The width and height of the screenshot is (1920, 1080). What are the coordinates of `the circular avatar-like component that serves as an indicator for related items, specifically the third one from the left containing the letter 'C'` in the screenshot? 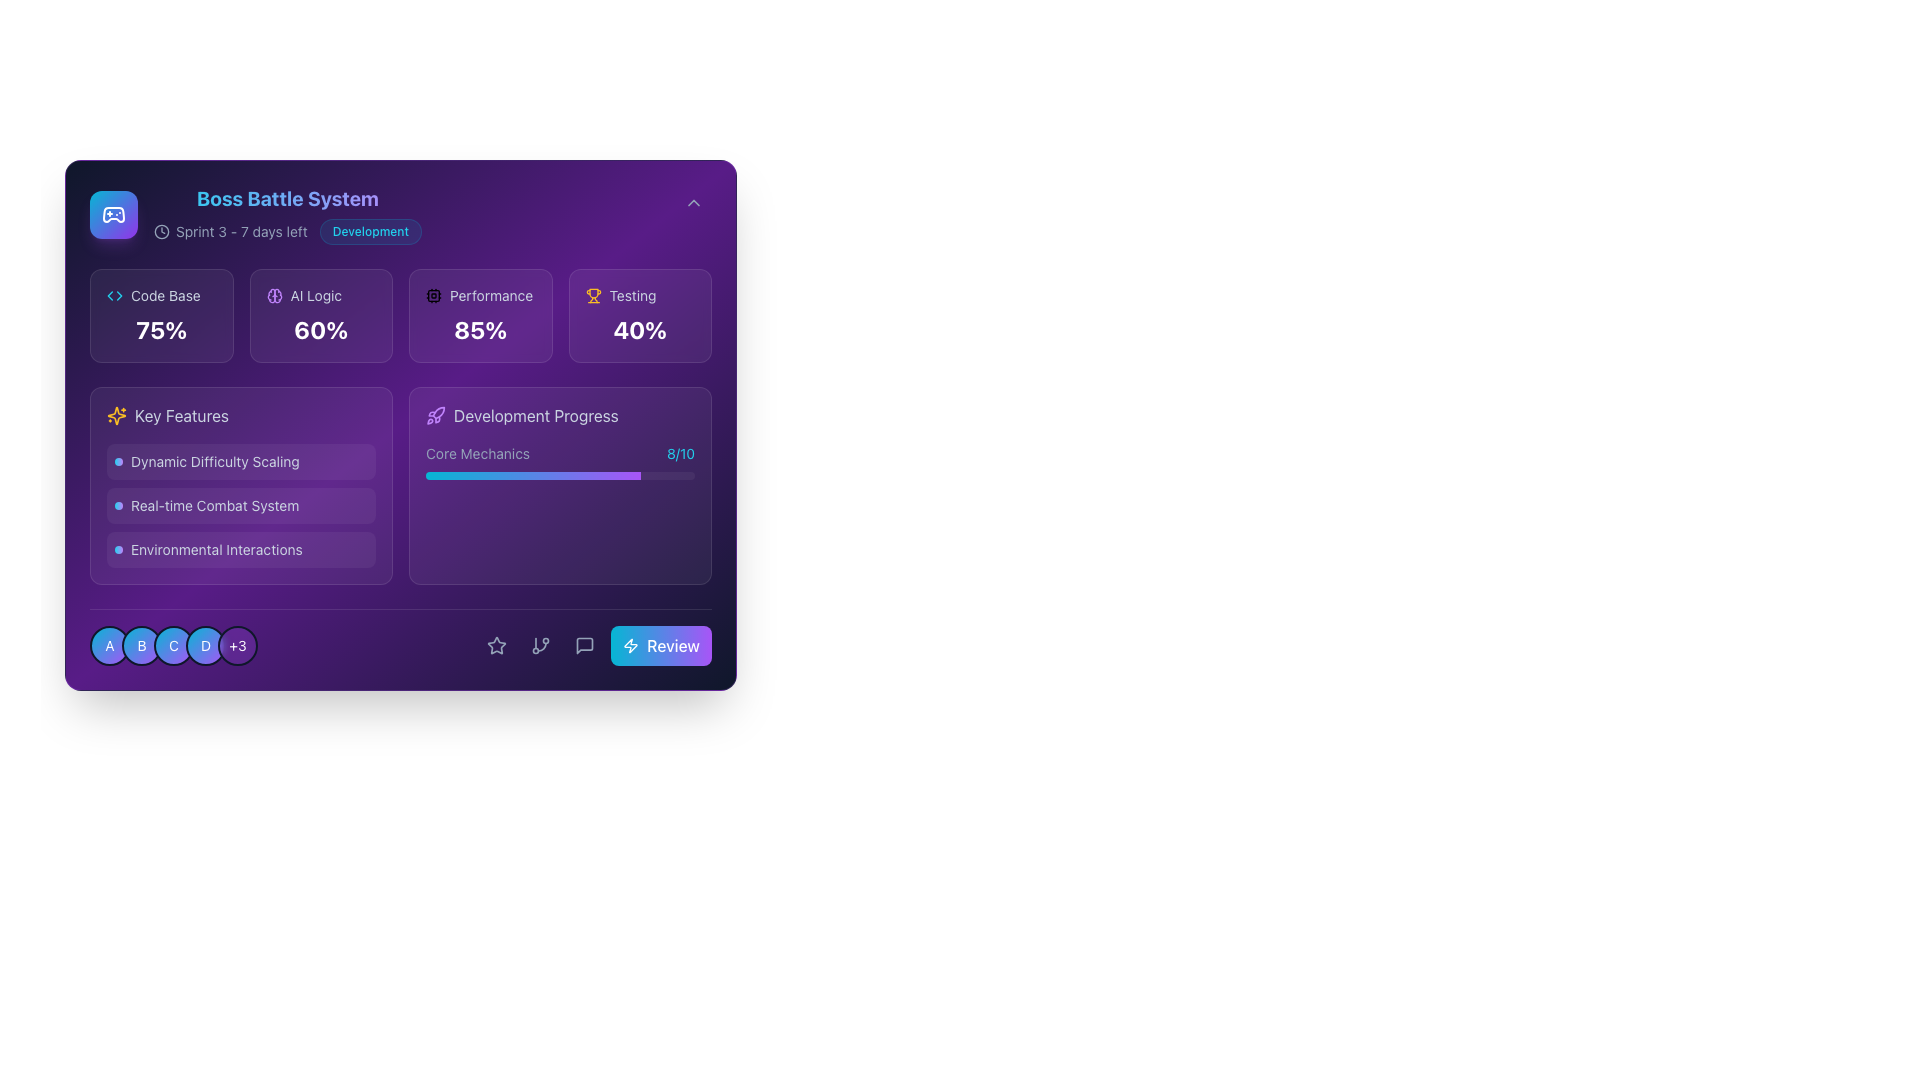 It's located at (173, 645).